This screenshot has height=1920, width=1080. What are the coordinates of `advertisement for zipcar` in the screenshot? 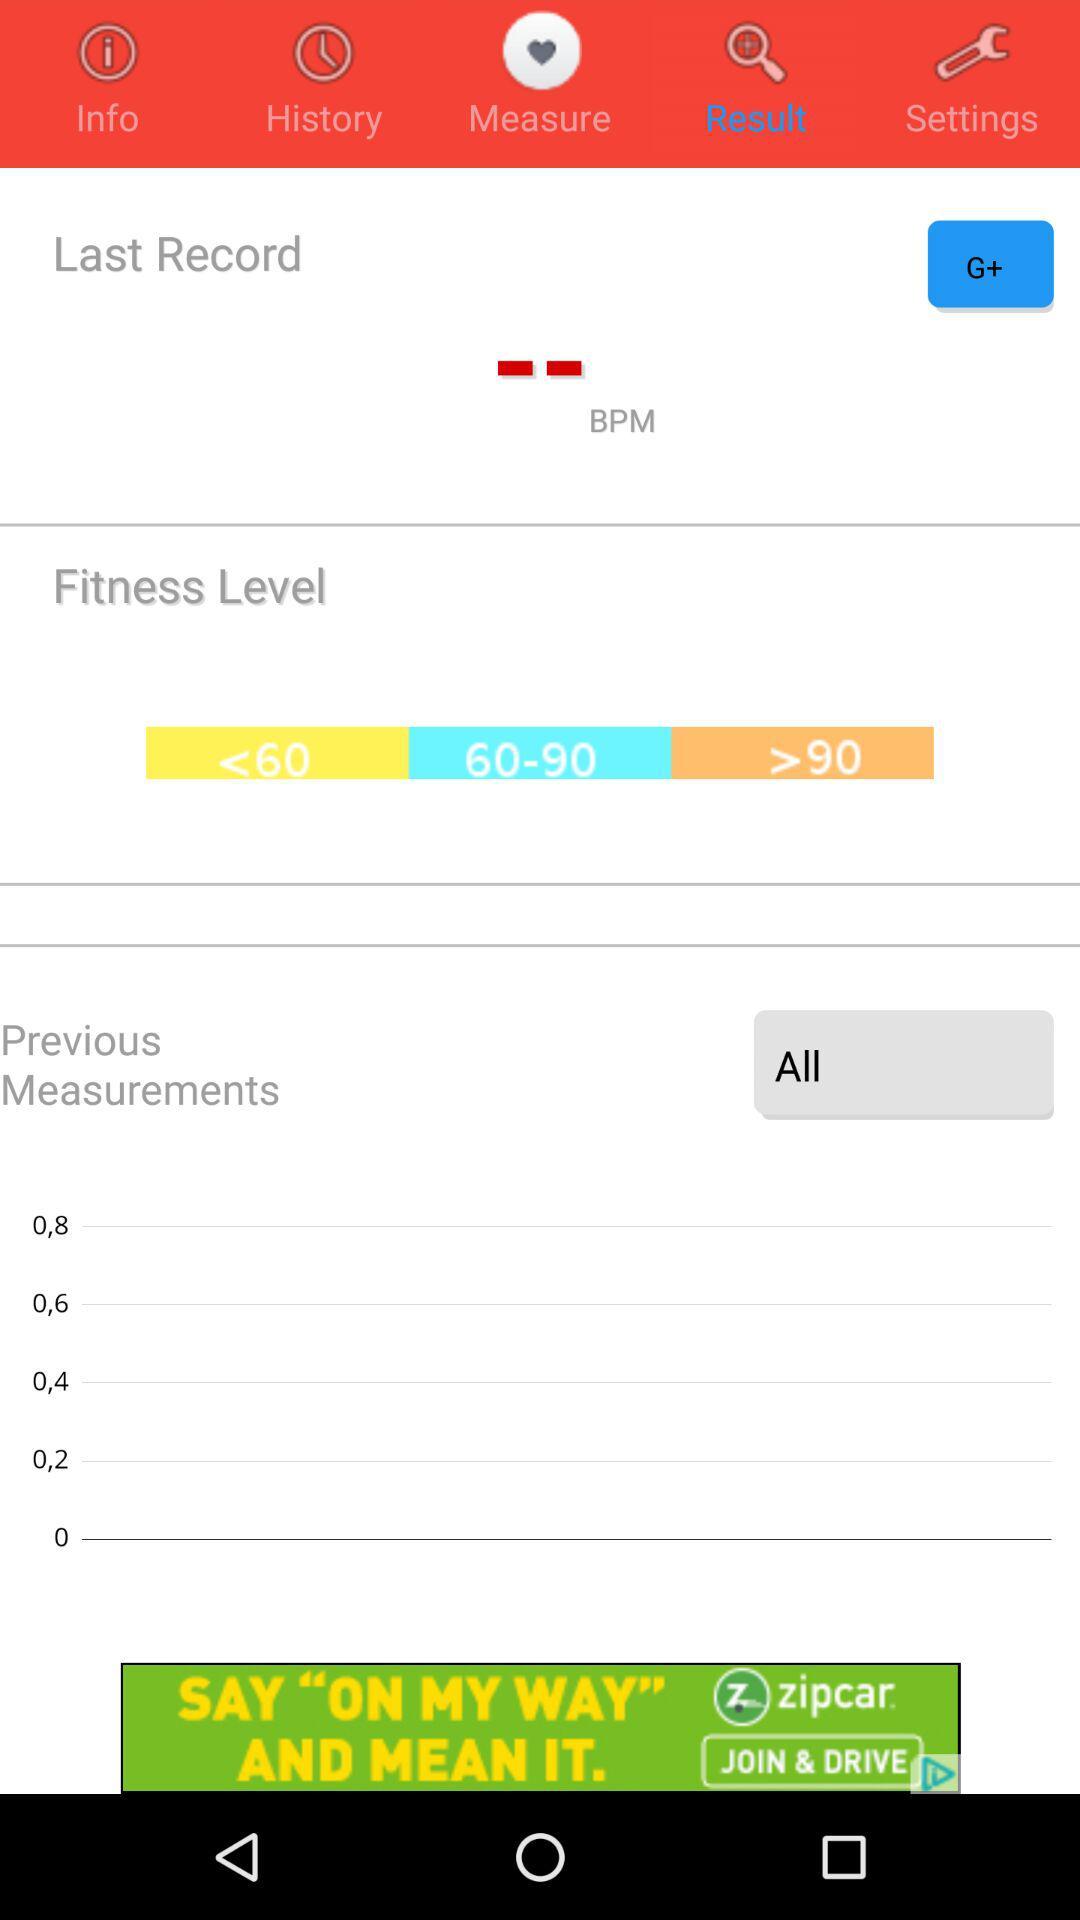 It's located at (540, 1727).